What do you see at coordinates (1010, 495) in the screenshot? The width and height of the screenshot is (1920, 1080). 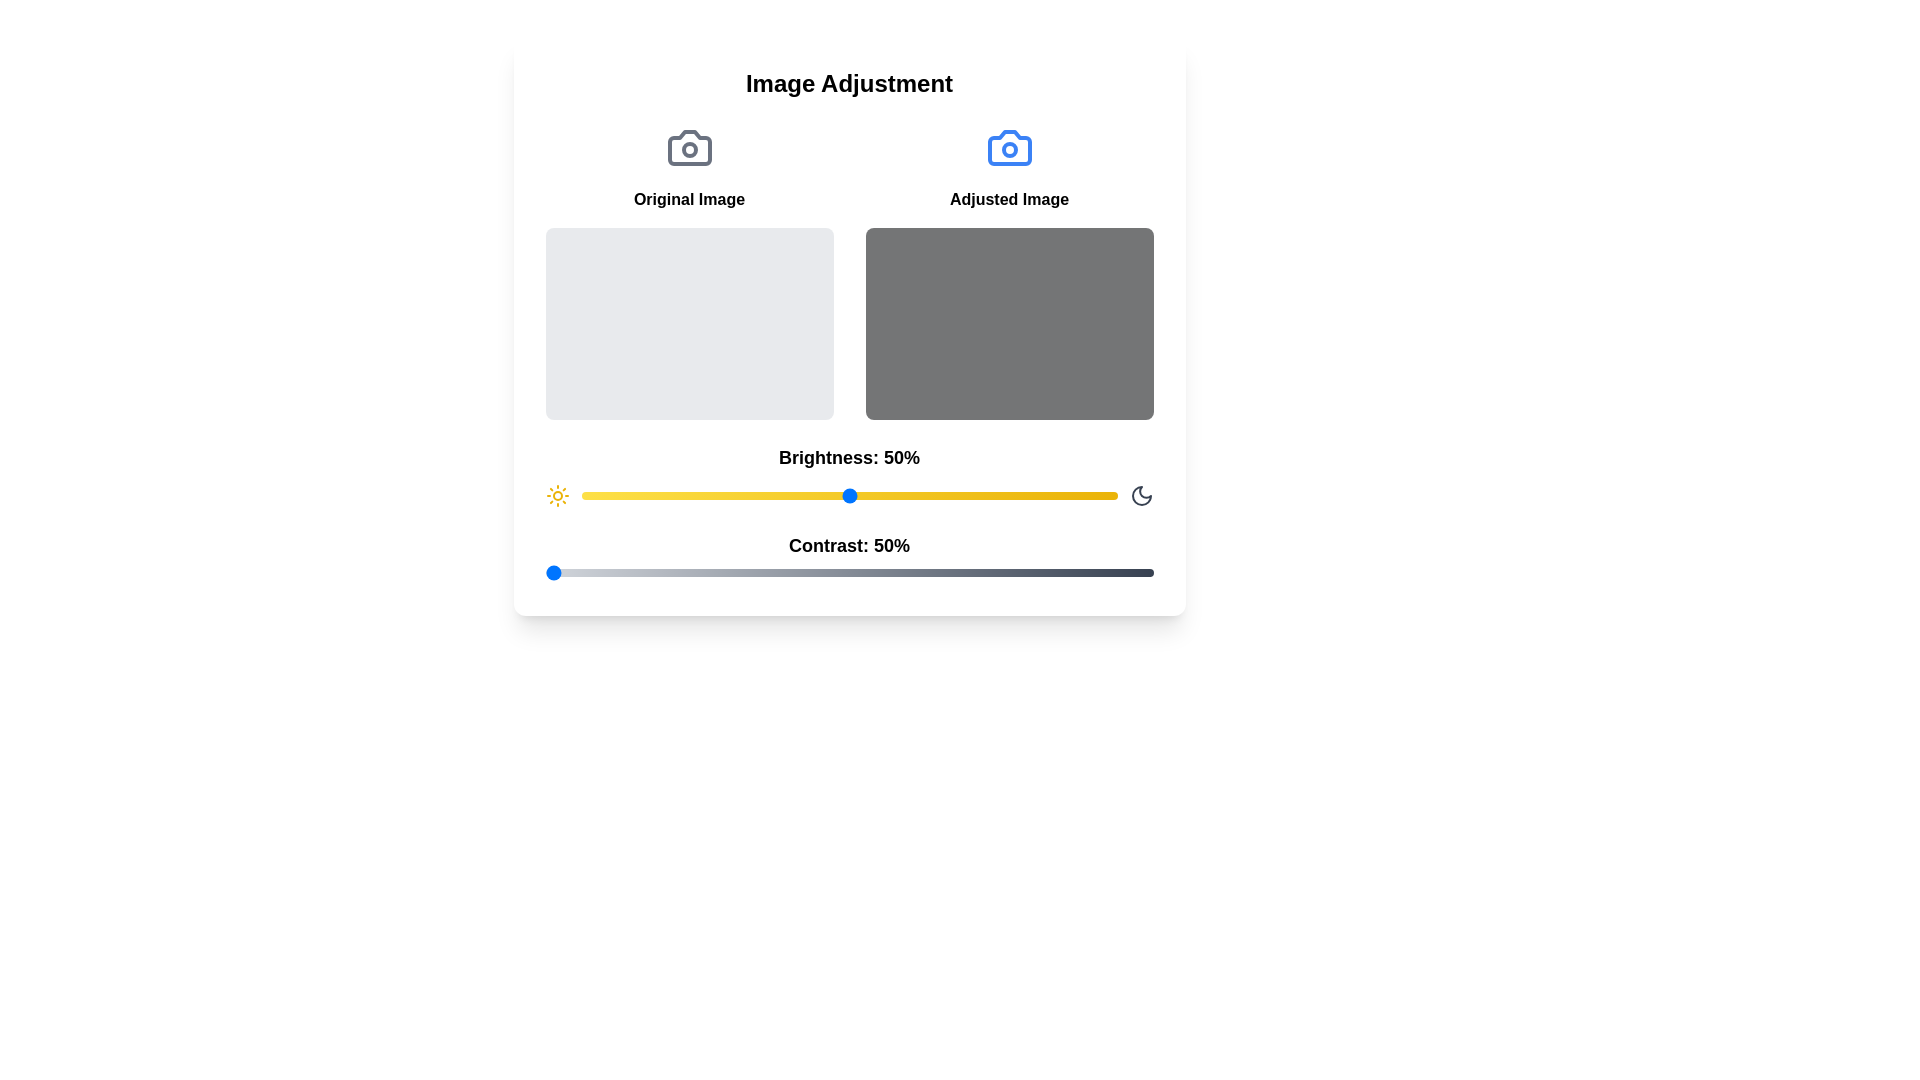 I see `the brightness` at bounding box center [1010, 495].